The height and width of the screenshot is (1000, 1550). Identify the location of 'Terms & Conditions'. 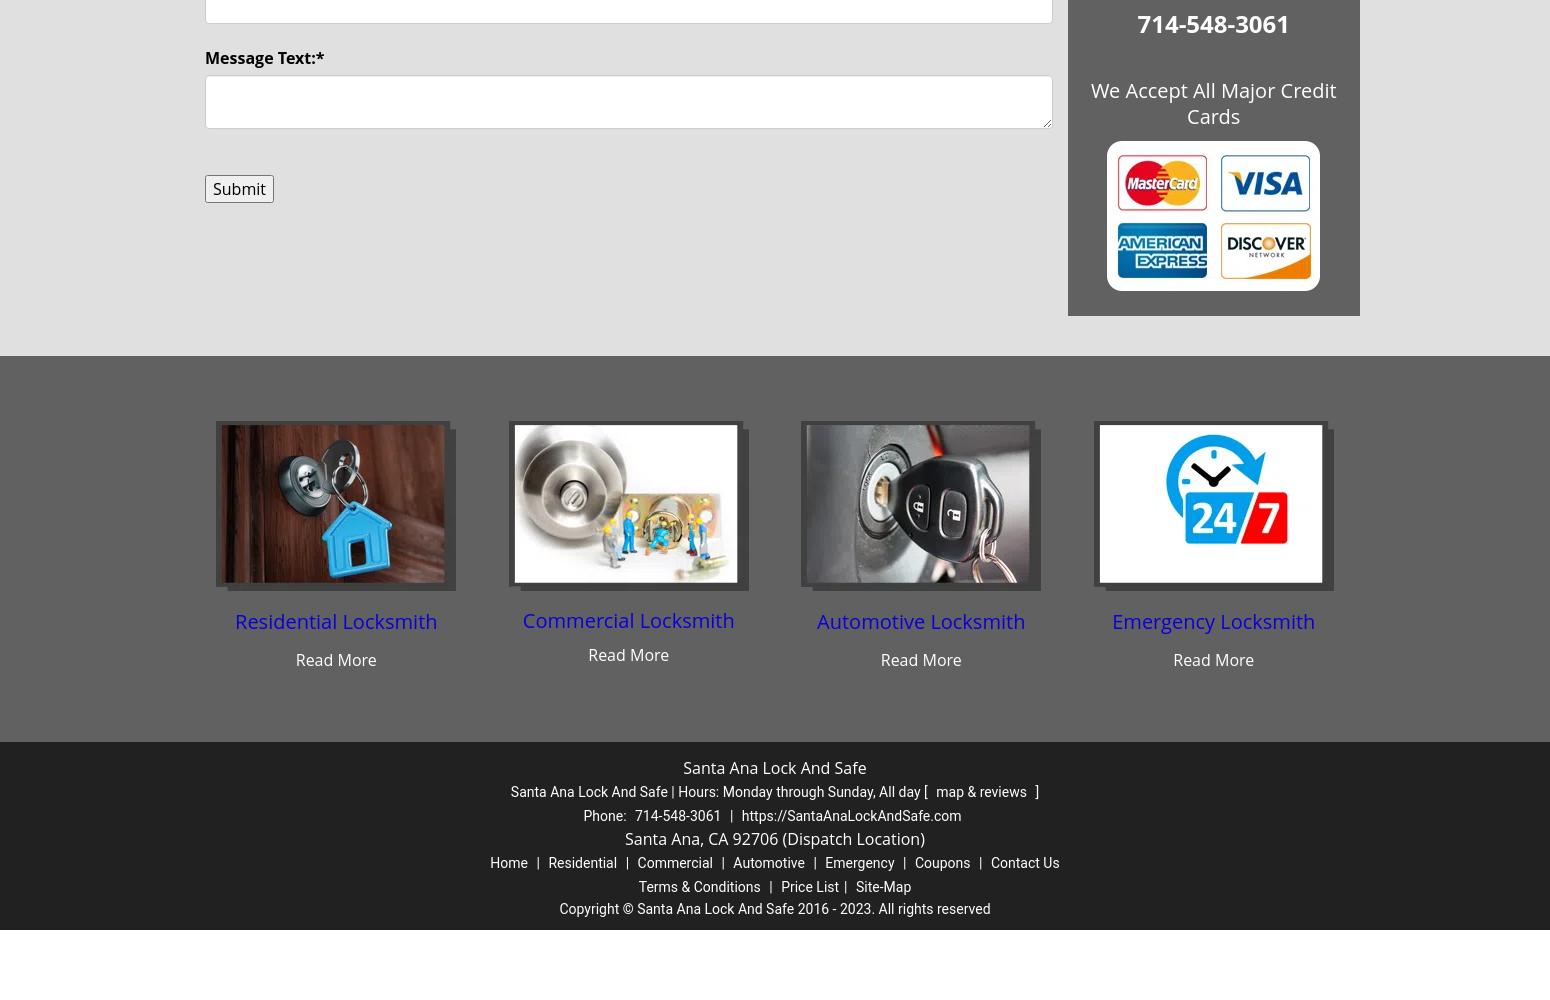
(699, 887).